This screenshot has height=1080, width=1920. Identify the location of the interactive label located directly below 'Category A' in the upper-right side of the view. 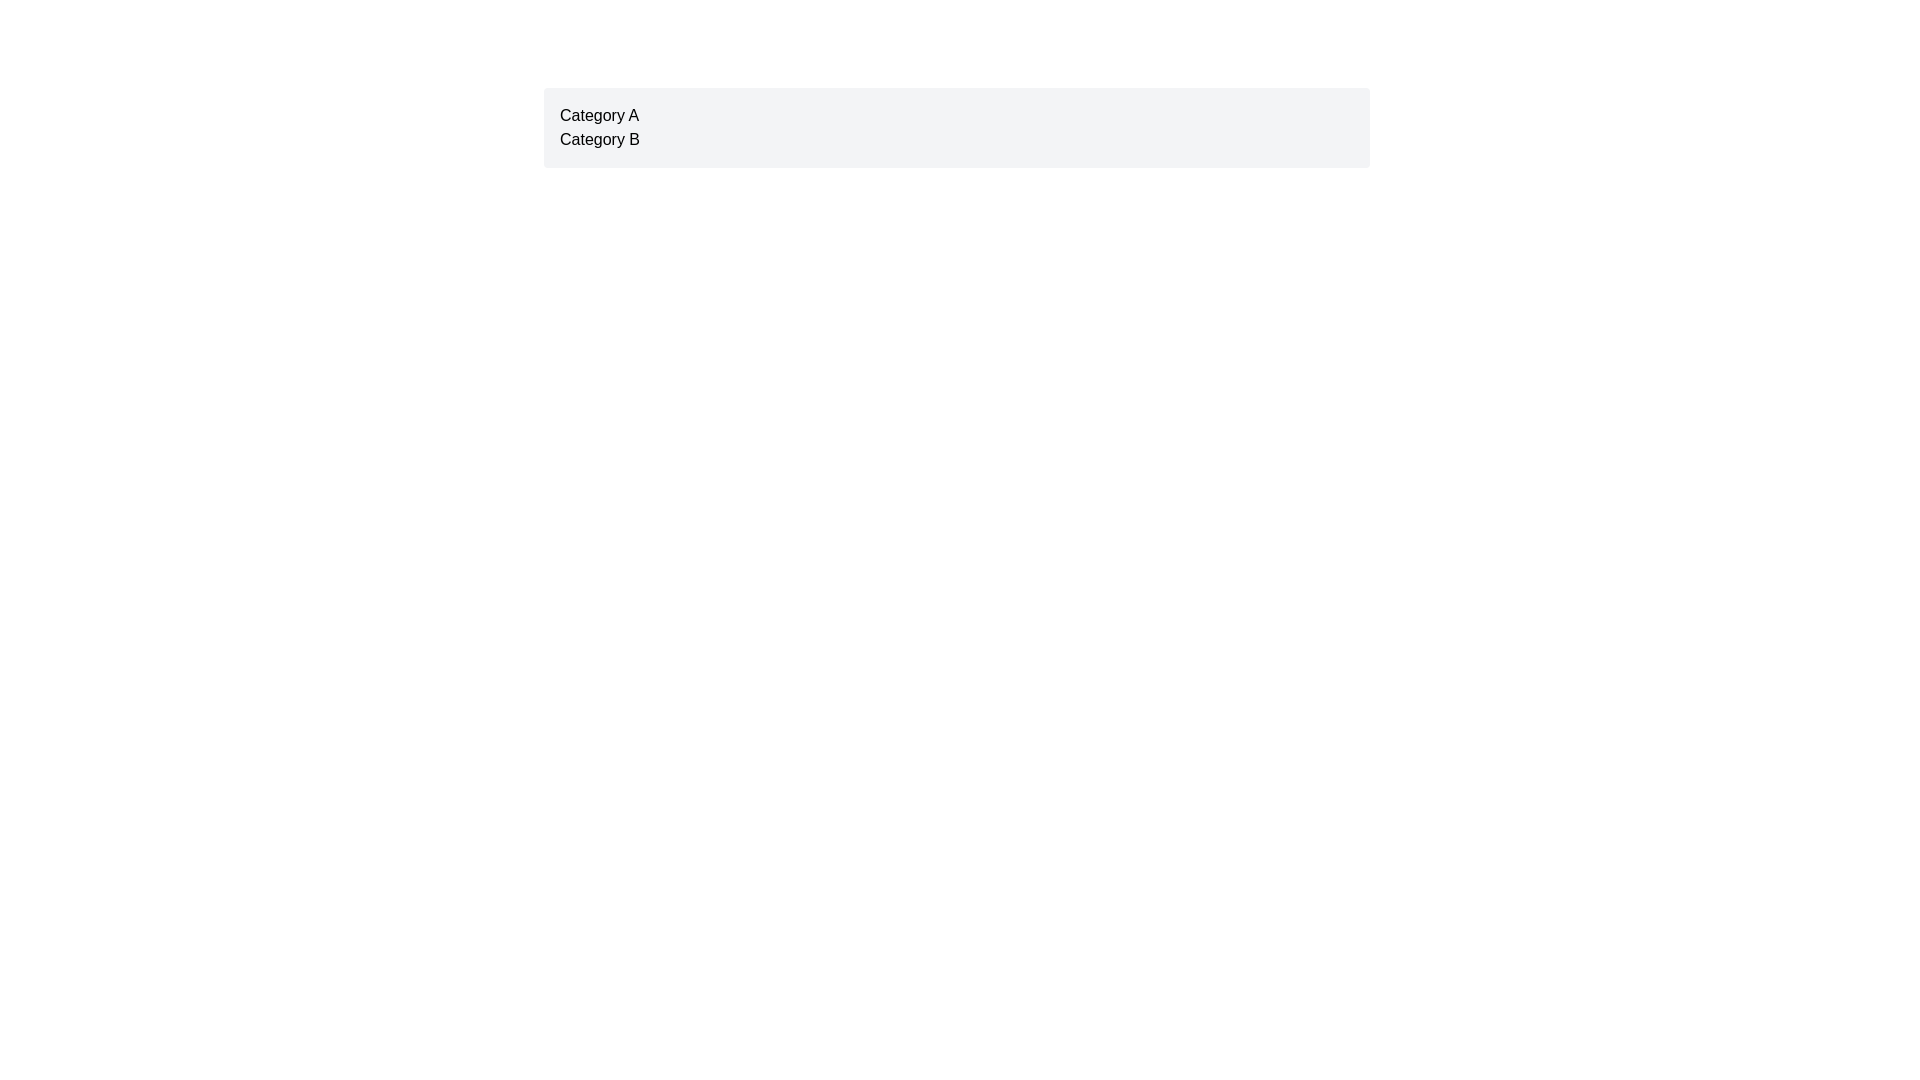
(599, 138).